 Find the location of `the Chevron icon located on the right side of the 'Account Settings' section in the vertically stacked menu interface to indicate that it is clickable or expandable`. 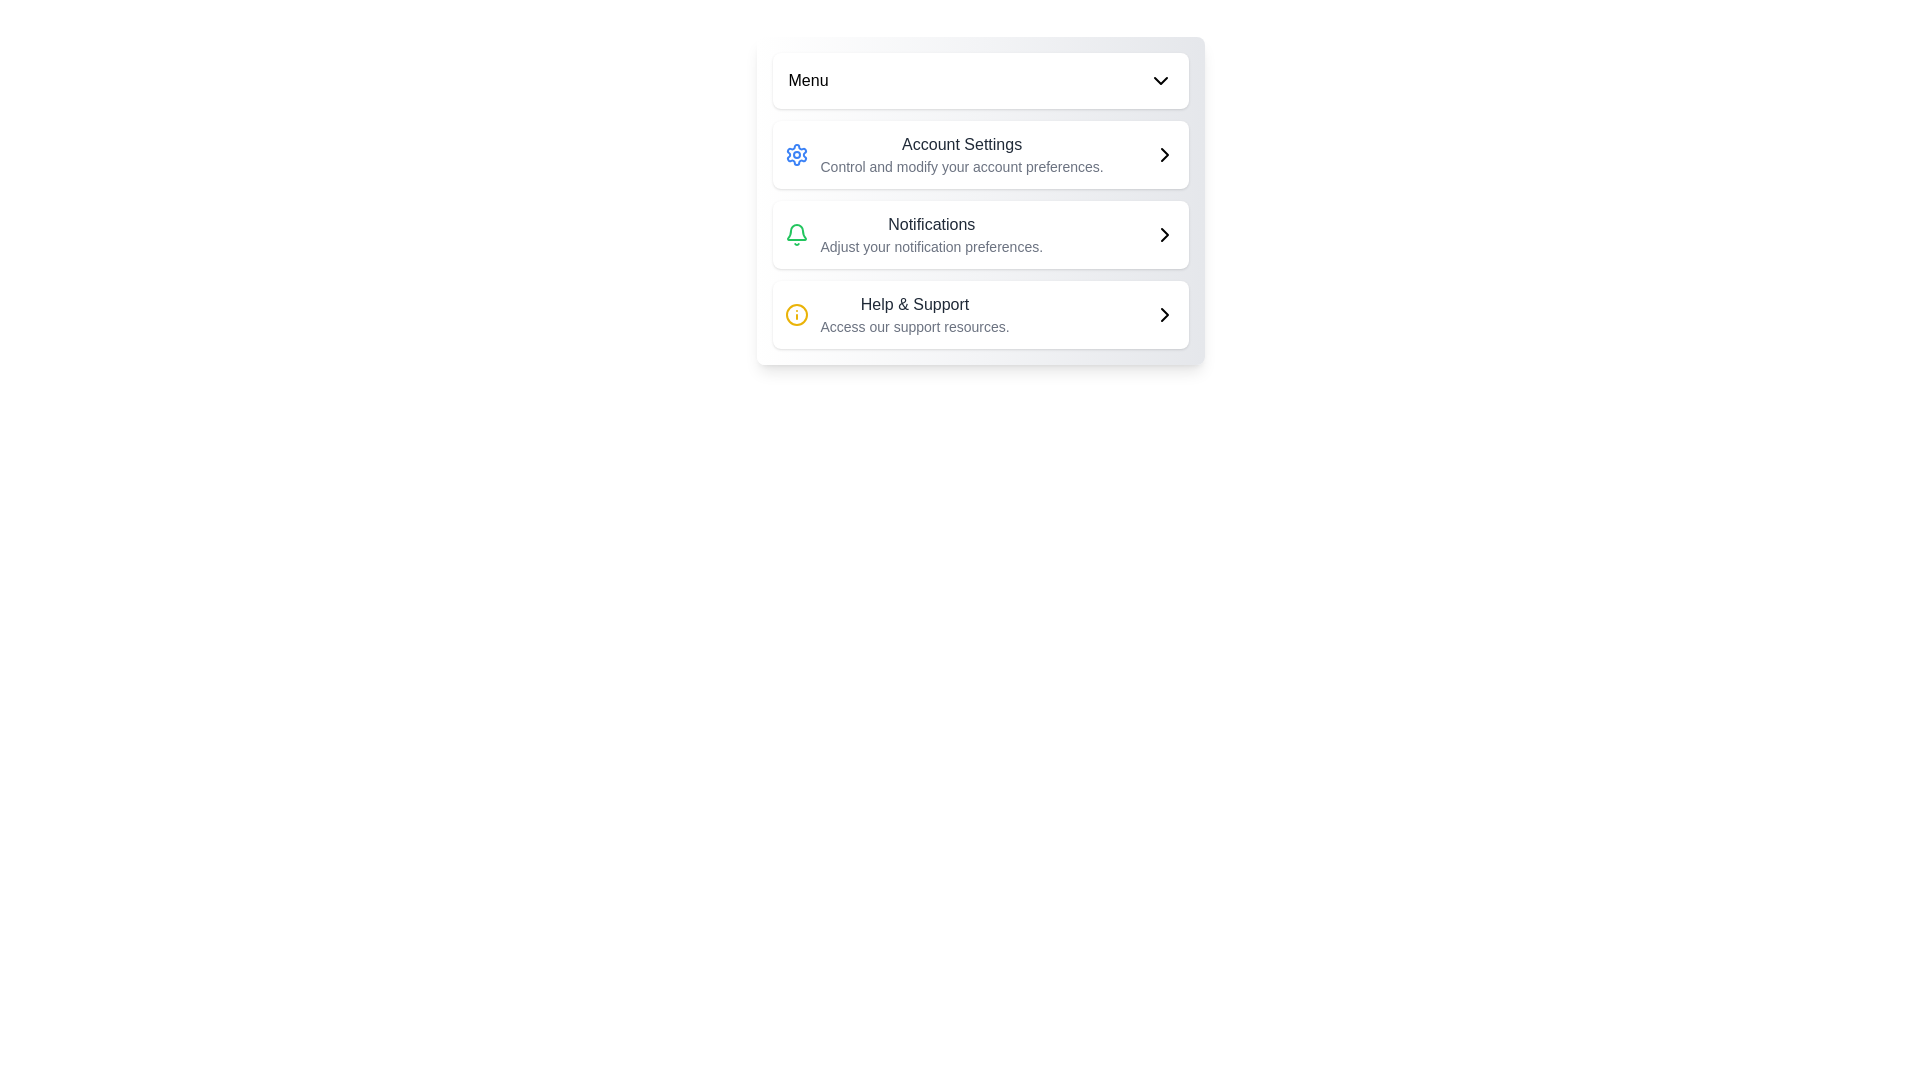

the Chevron icon located on the right side of the 'Account Settings' section in the vertically stacked menu interface to indicate that it is clickable or expandable is located at coordinates (1164, 153).